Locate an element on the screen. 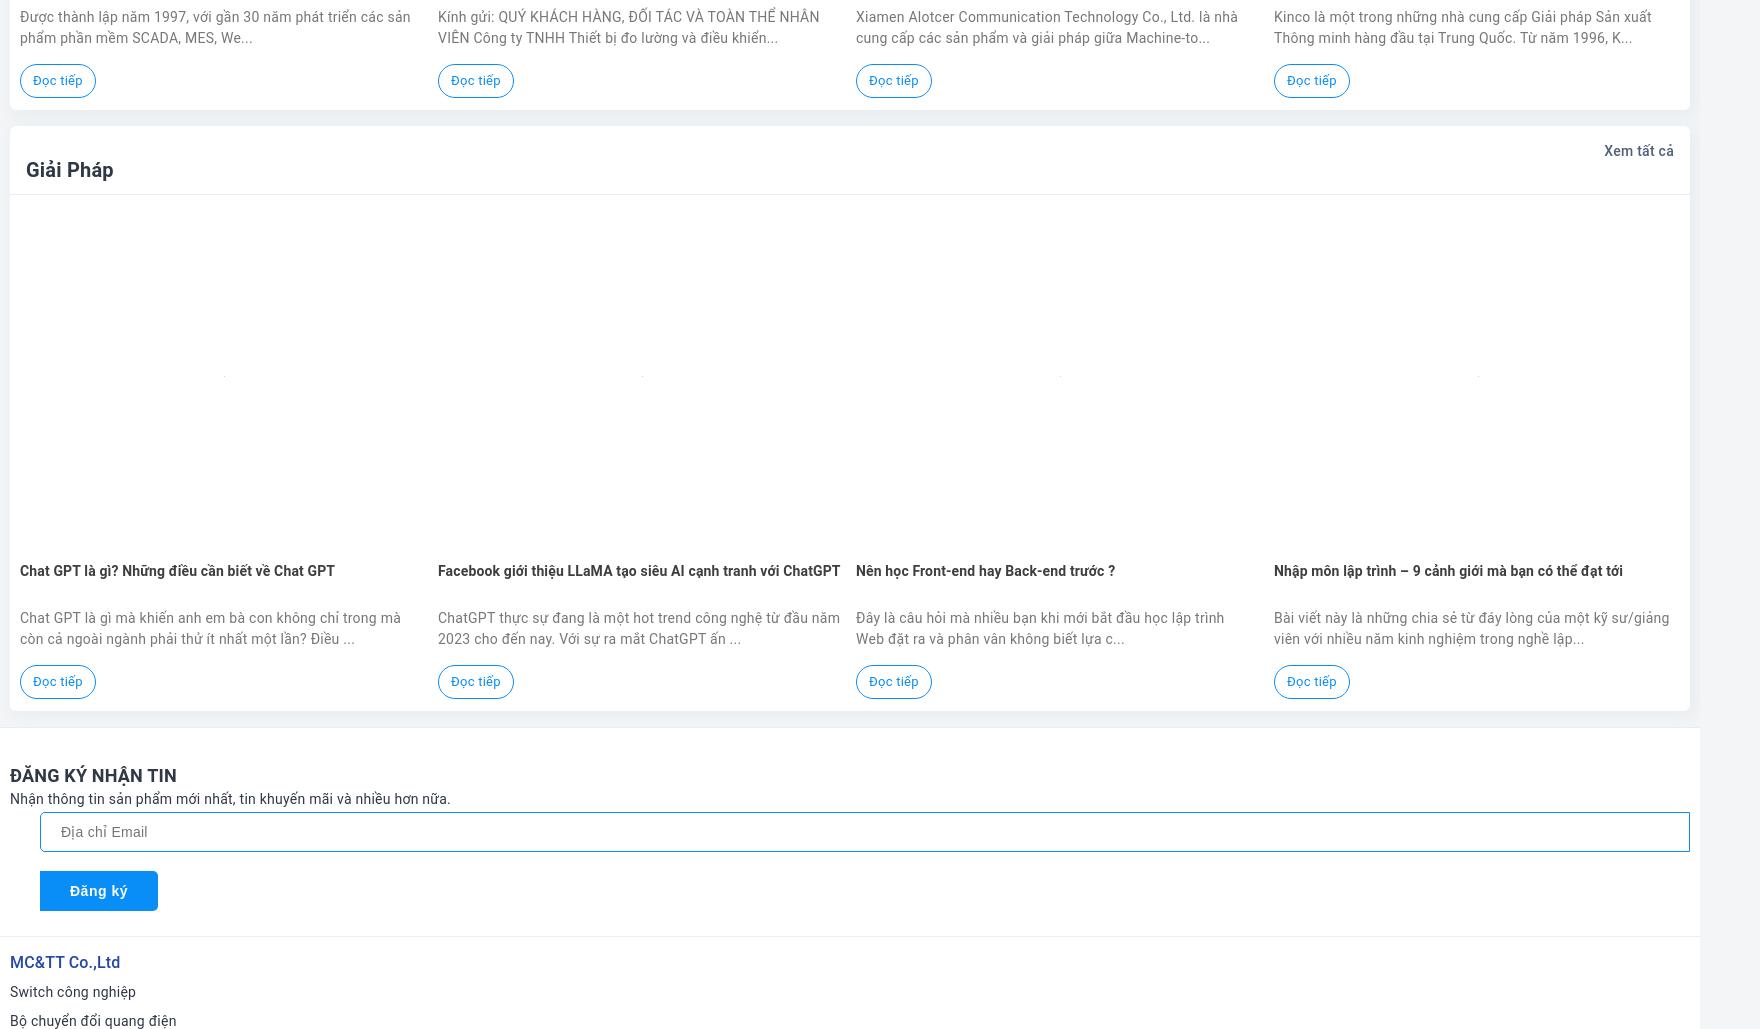 Image resolution: width=1760 pixels, height=1029 pixels. 'Chat GPT là gì mà khiến anh em bà con không chỉ trong mà còn cả ngoài ngành phải thử ít nhất một lần? Điều ...' is located at coordinates (20, 627).